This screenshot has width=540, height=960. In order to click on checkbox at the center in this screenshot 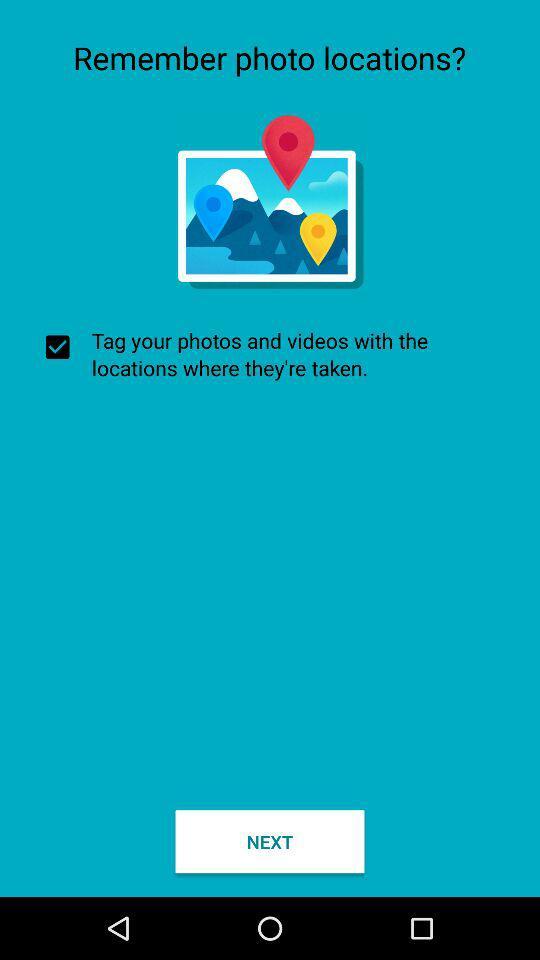, I will do `click(270, 354)`.